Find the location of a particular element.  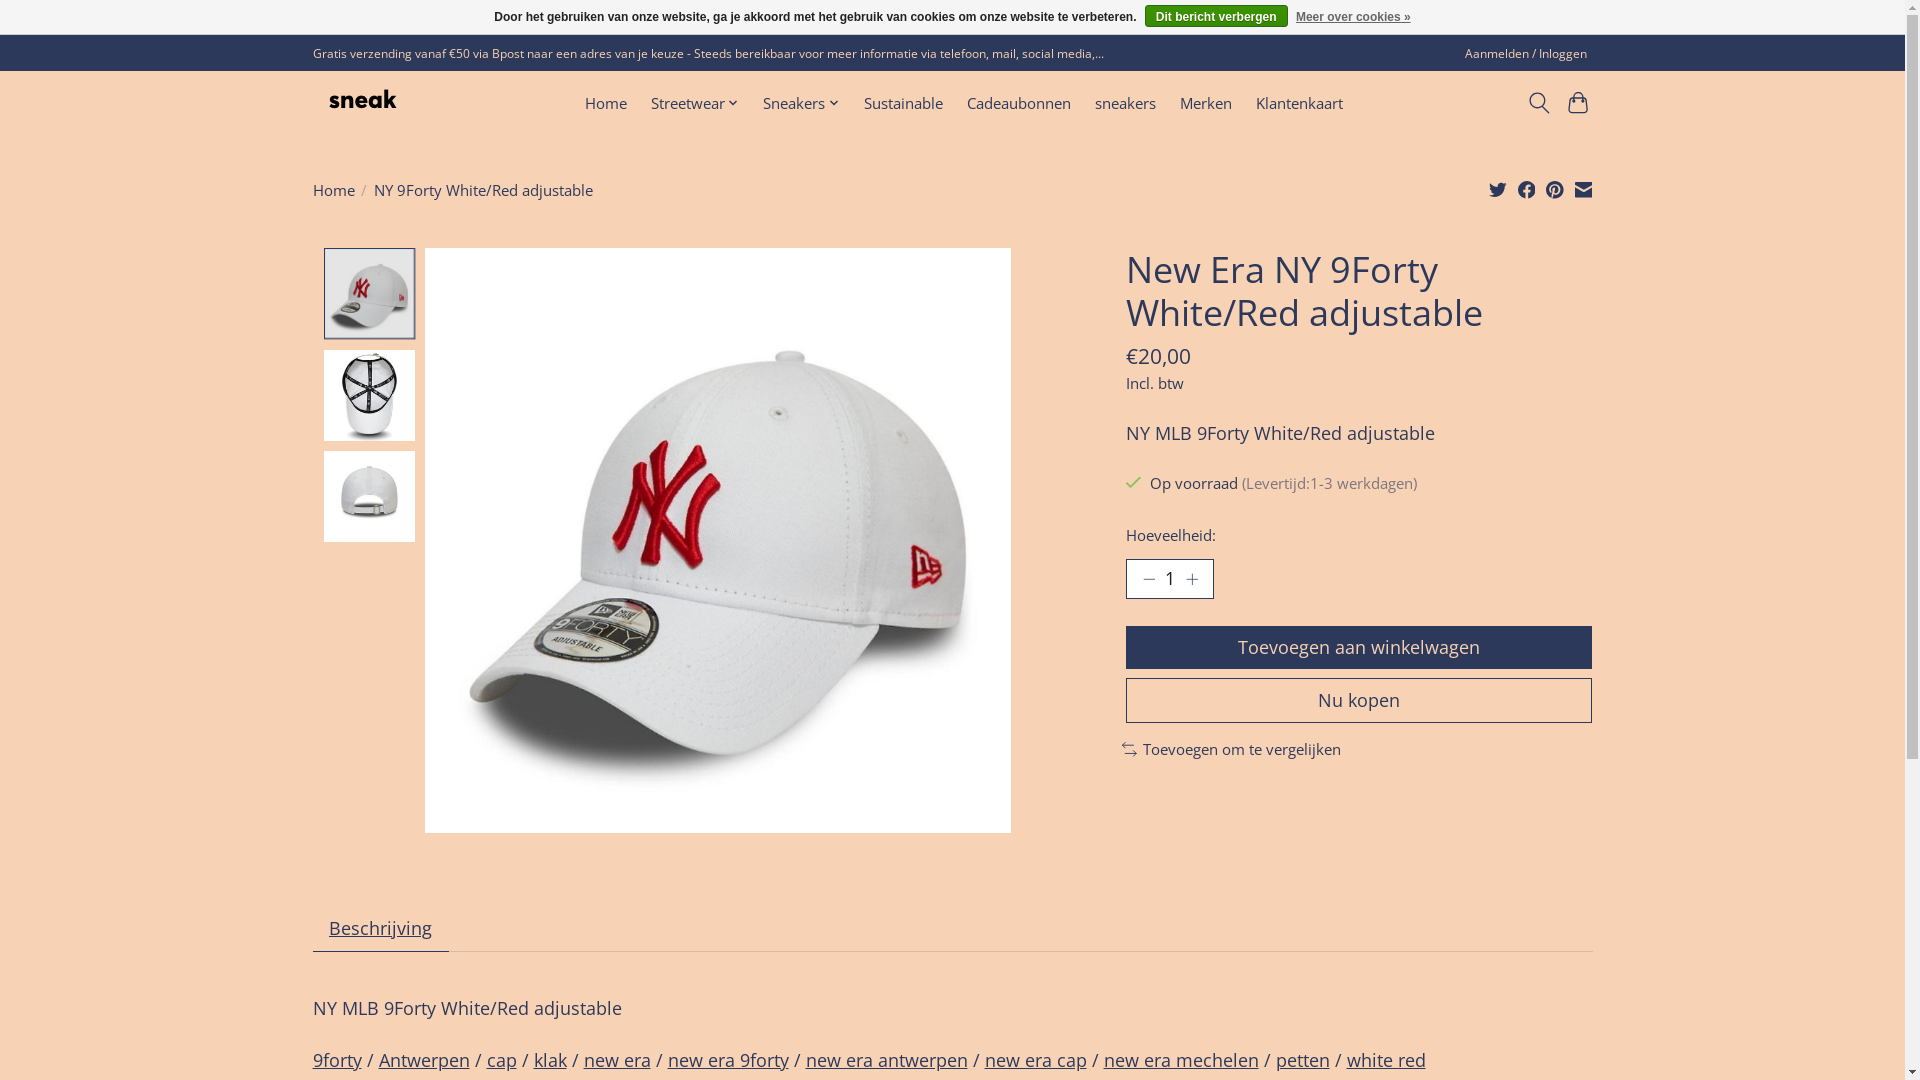

'klak' is located at coordinates (550, 1059).